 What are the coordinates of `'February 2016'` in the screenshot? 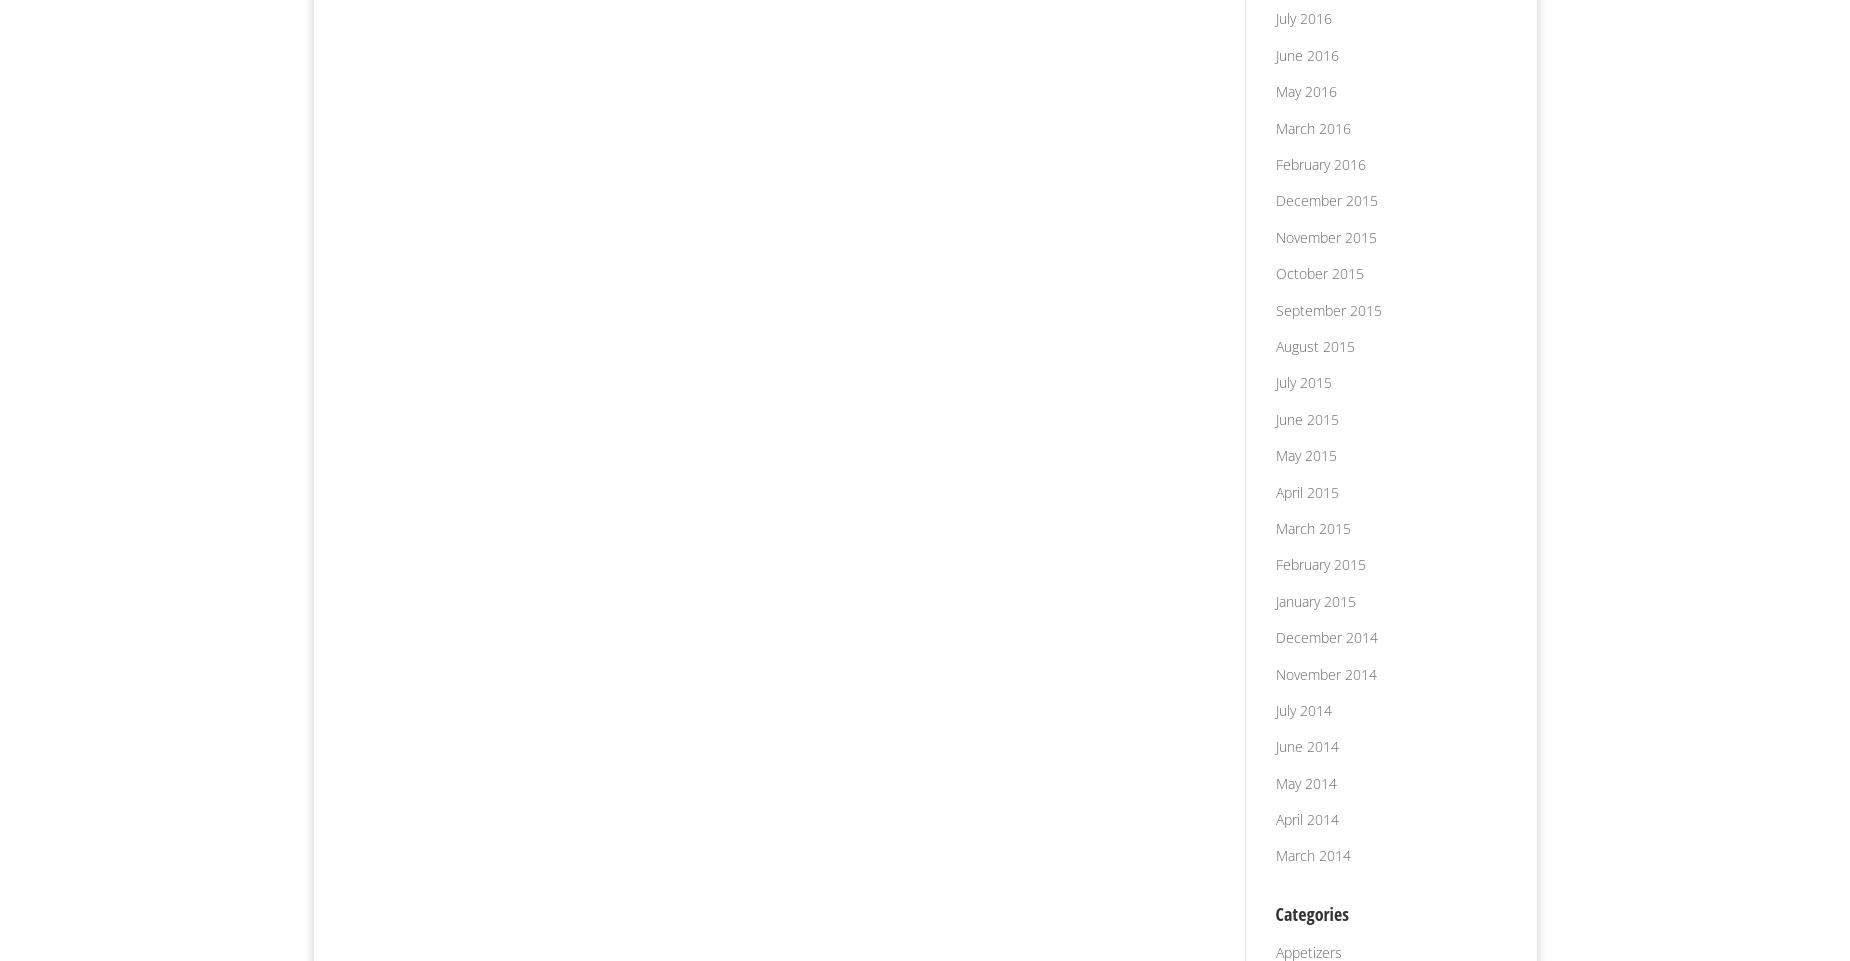 It's located at (1274, 164).